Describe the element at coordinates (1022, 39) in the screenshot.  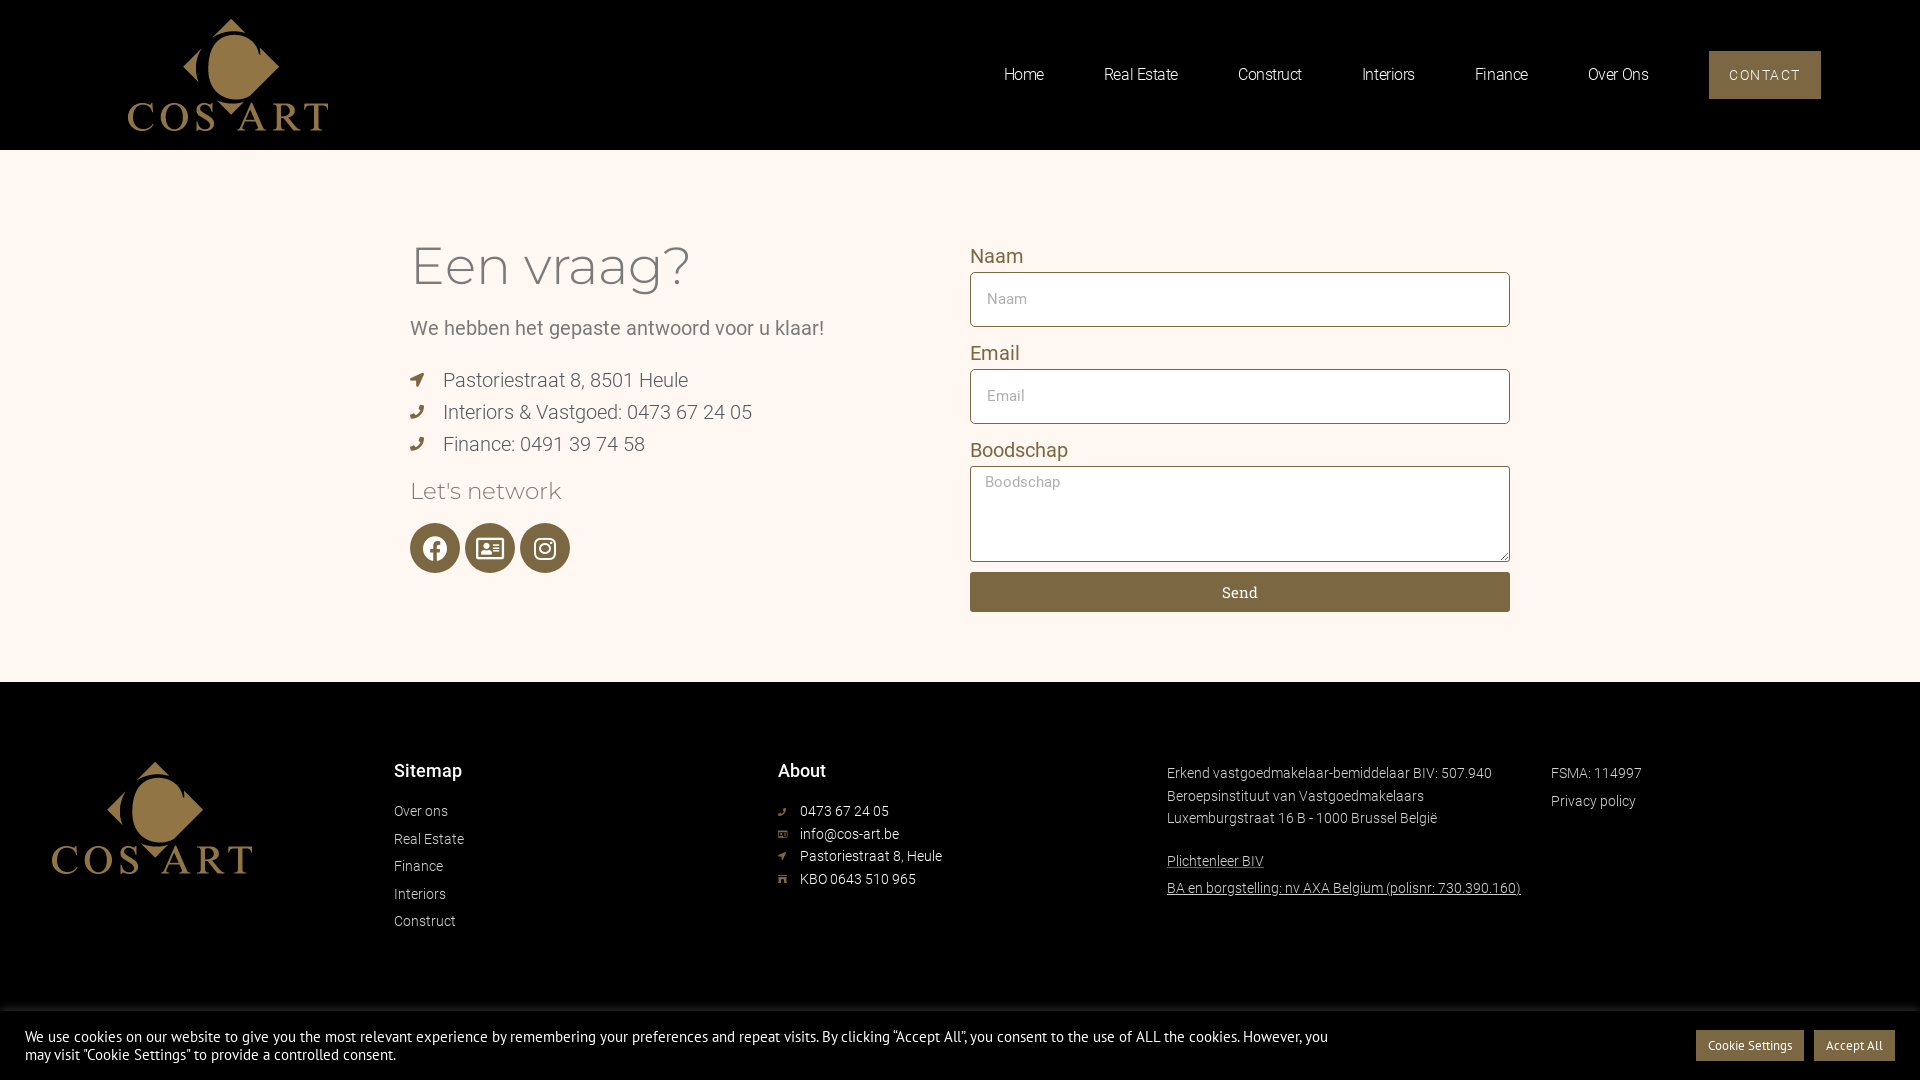
I see `'Home'` at that location.